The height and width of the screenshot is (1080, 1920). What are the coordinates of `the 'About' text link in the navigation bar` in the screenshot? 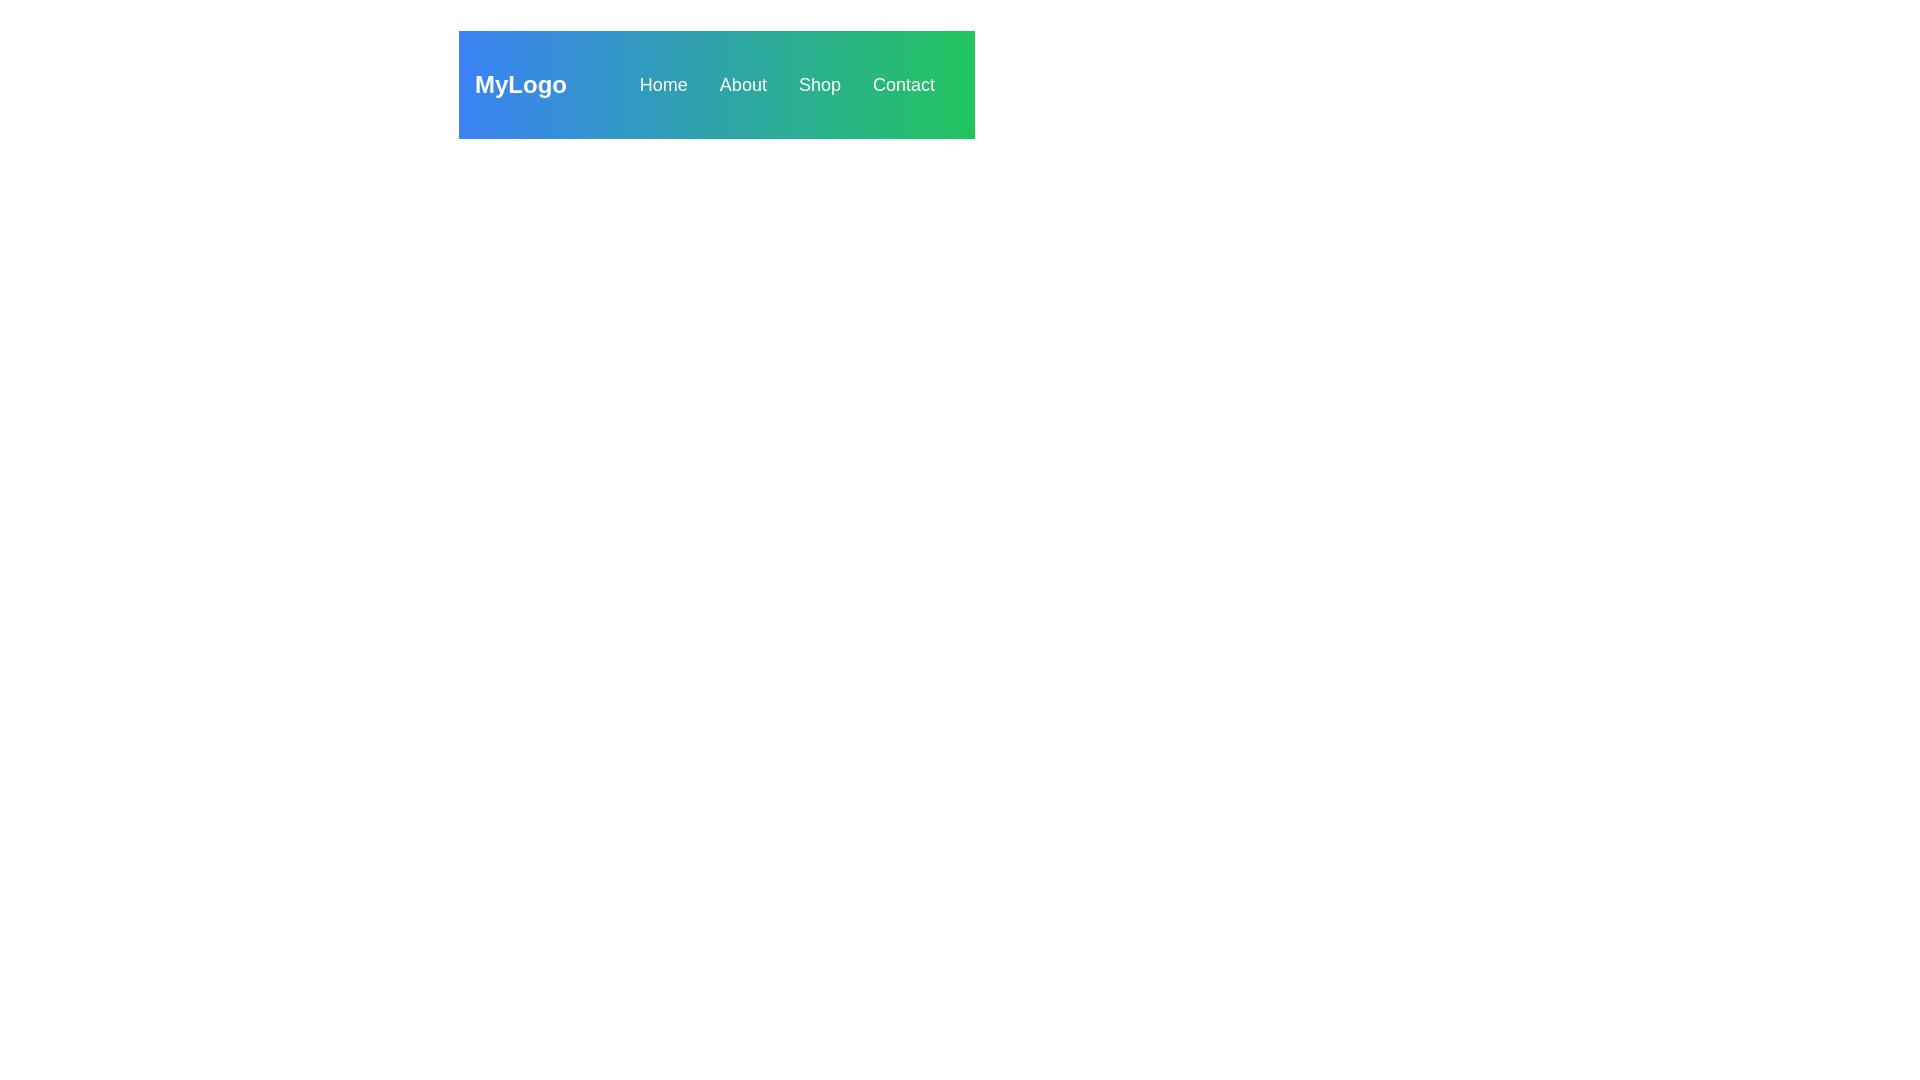 It's located at (742, 83).